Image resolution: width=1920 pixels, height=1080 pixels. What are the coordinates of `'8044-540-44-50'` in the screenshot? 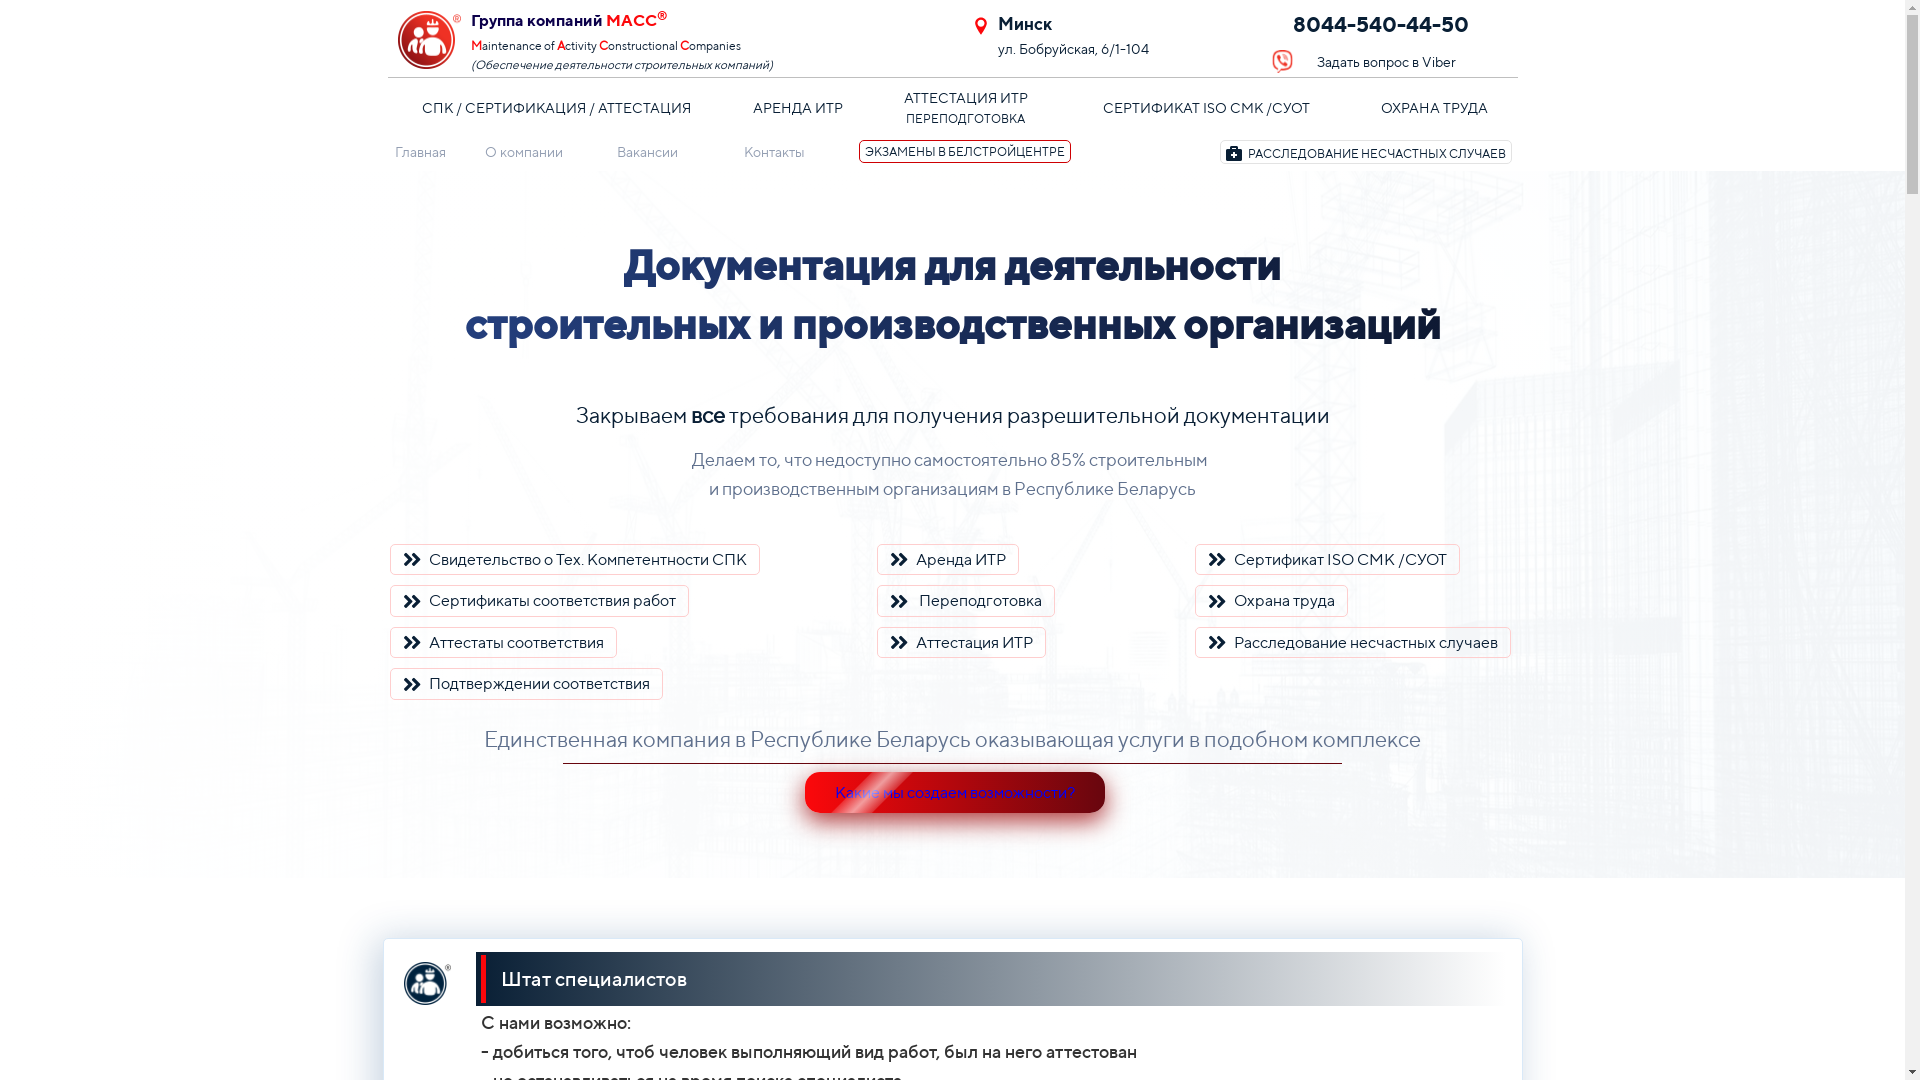 It's located at (1391, 27).